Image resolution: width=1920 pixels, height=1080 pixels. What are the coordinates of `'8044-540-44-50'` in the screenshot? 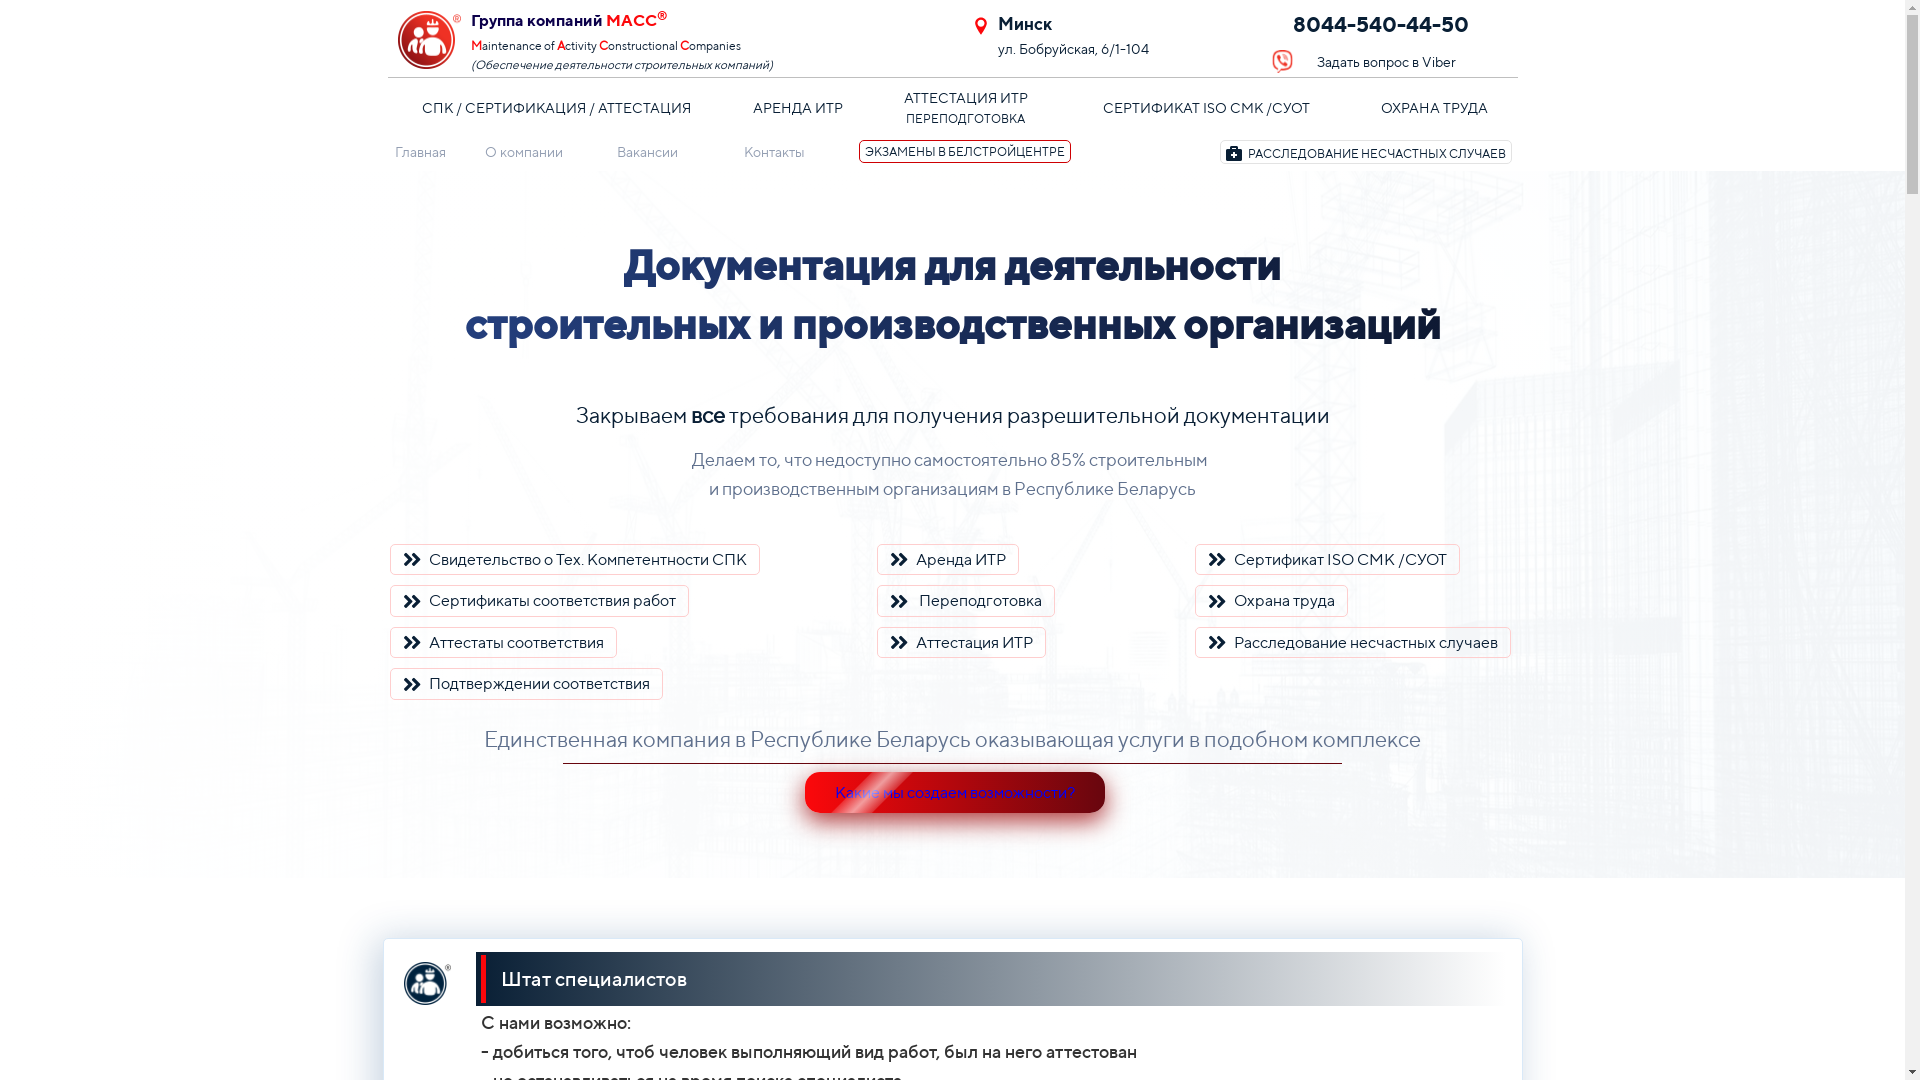 It's located at (1391, 27).